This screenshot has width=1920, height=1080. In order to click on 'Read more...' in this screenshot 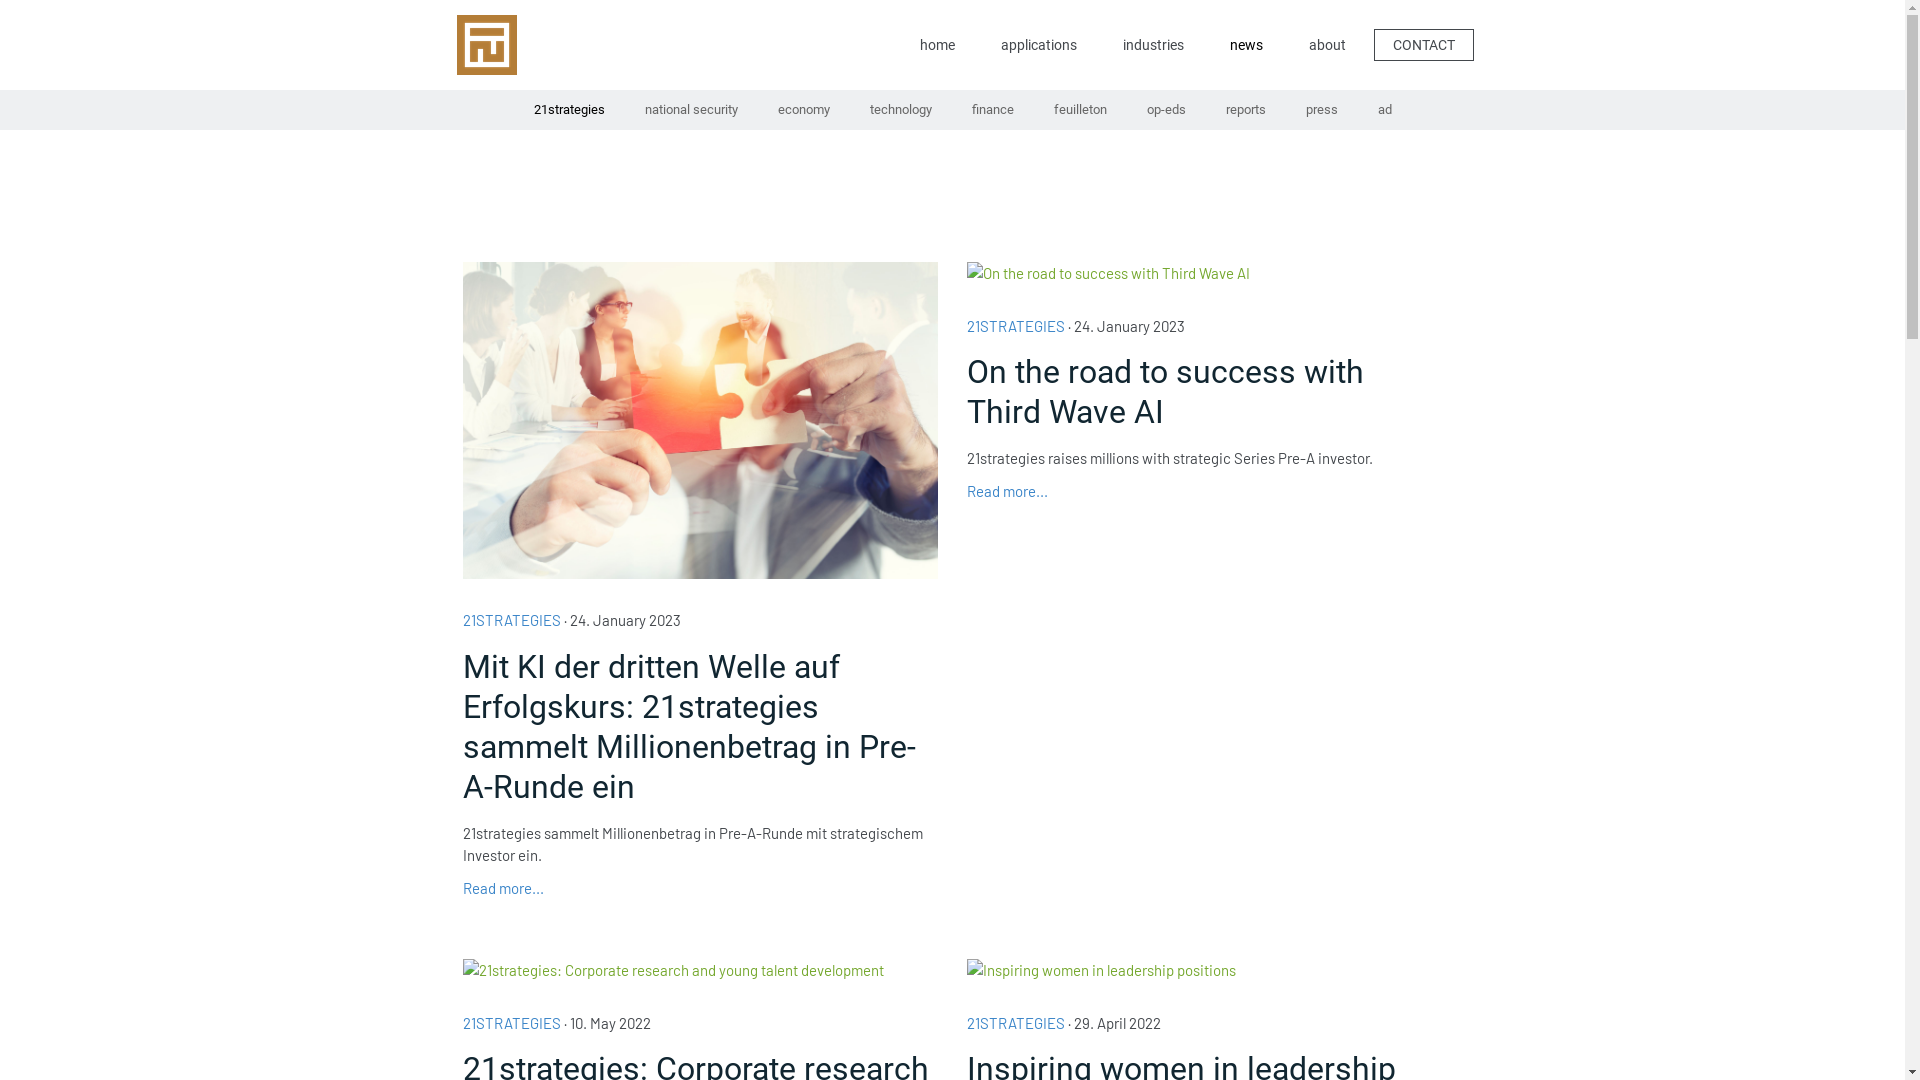, I will do `click(502, 886)`.